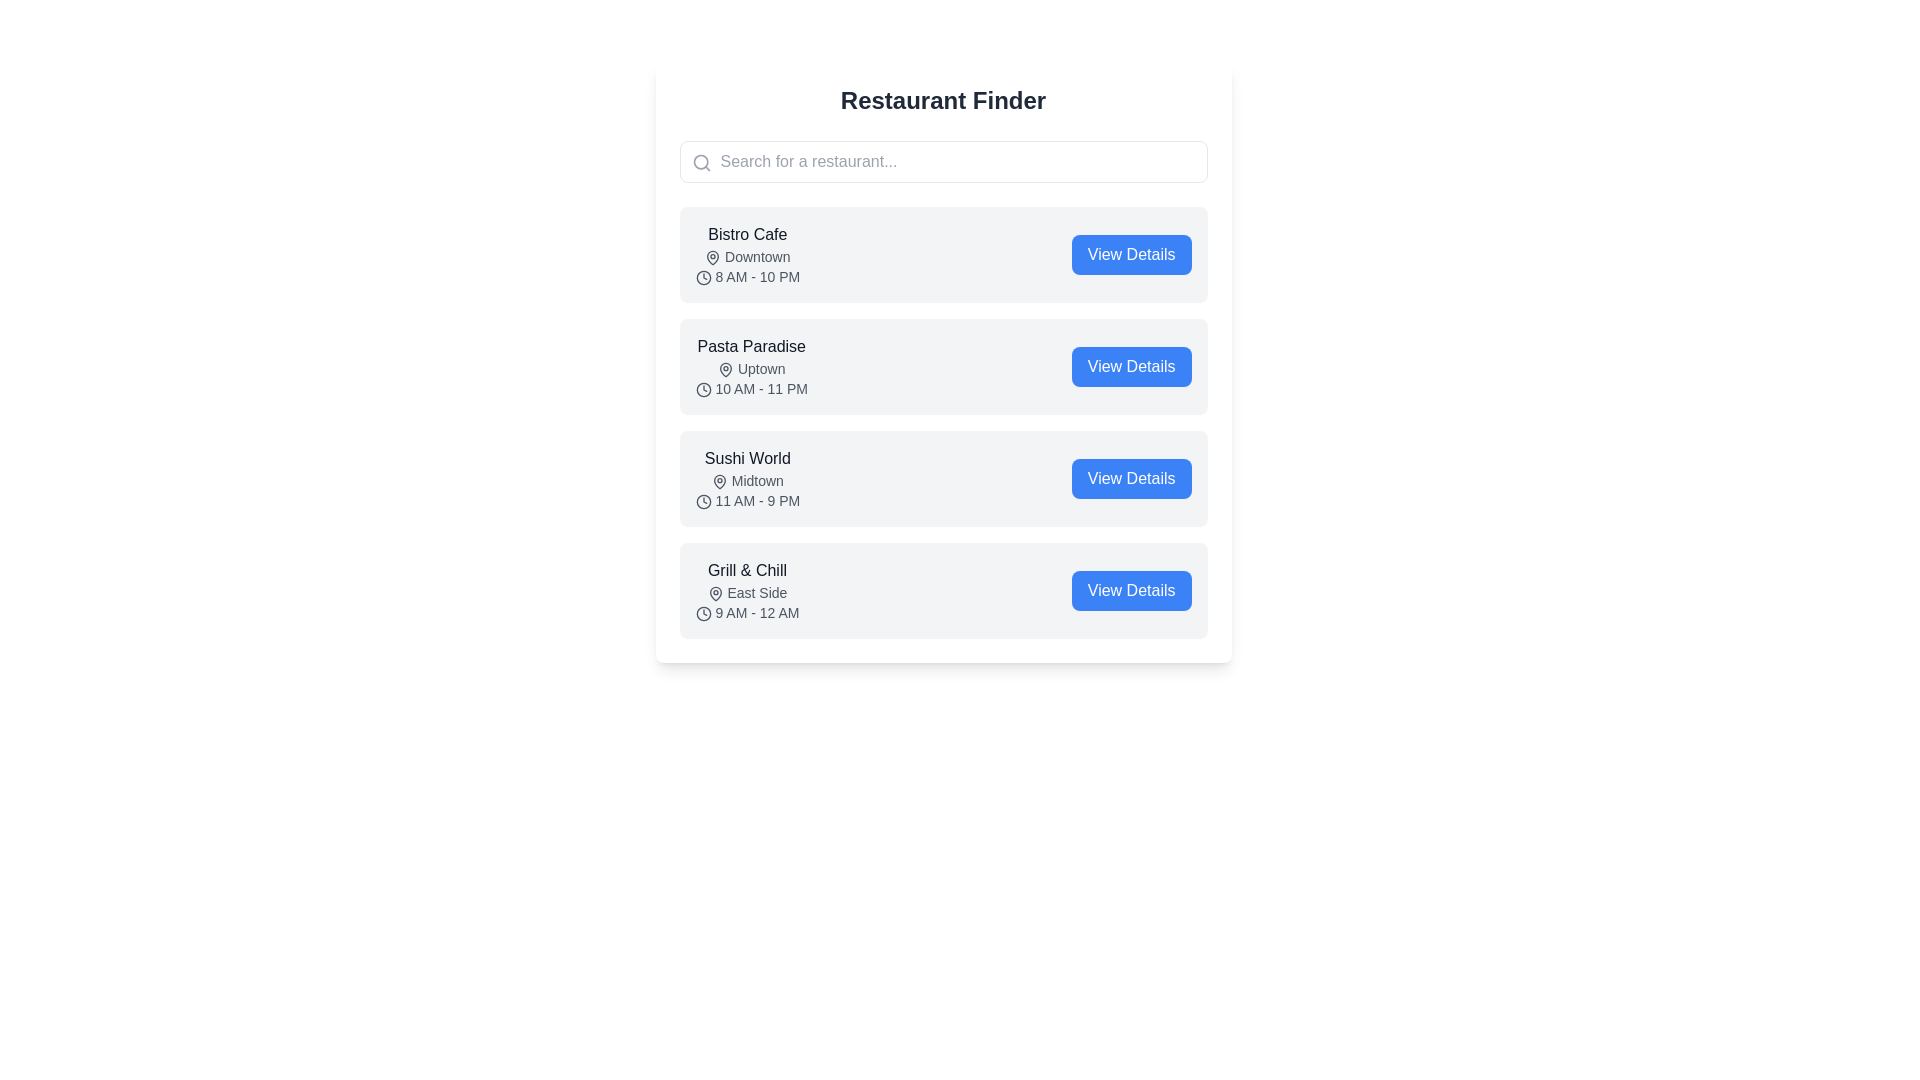  I want to click on the map pin icon located to the left of the 'East Side' text in the 'Grill & Chill' section, so click(715, 593).